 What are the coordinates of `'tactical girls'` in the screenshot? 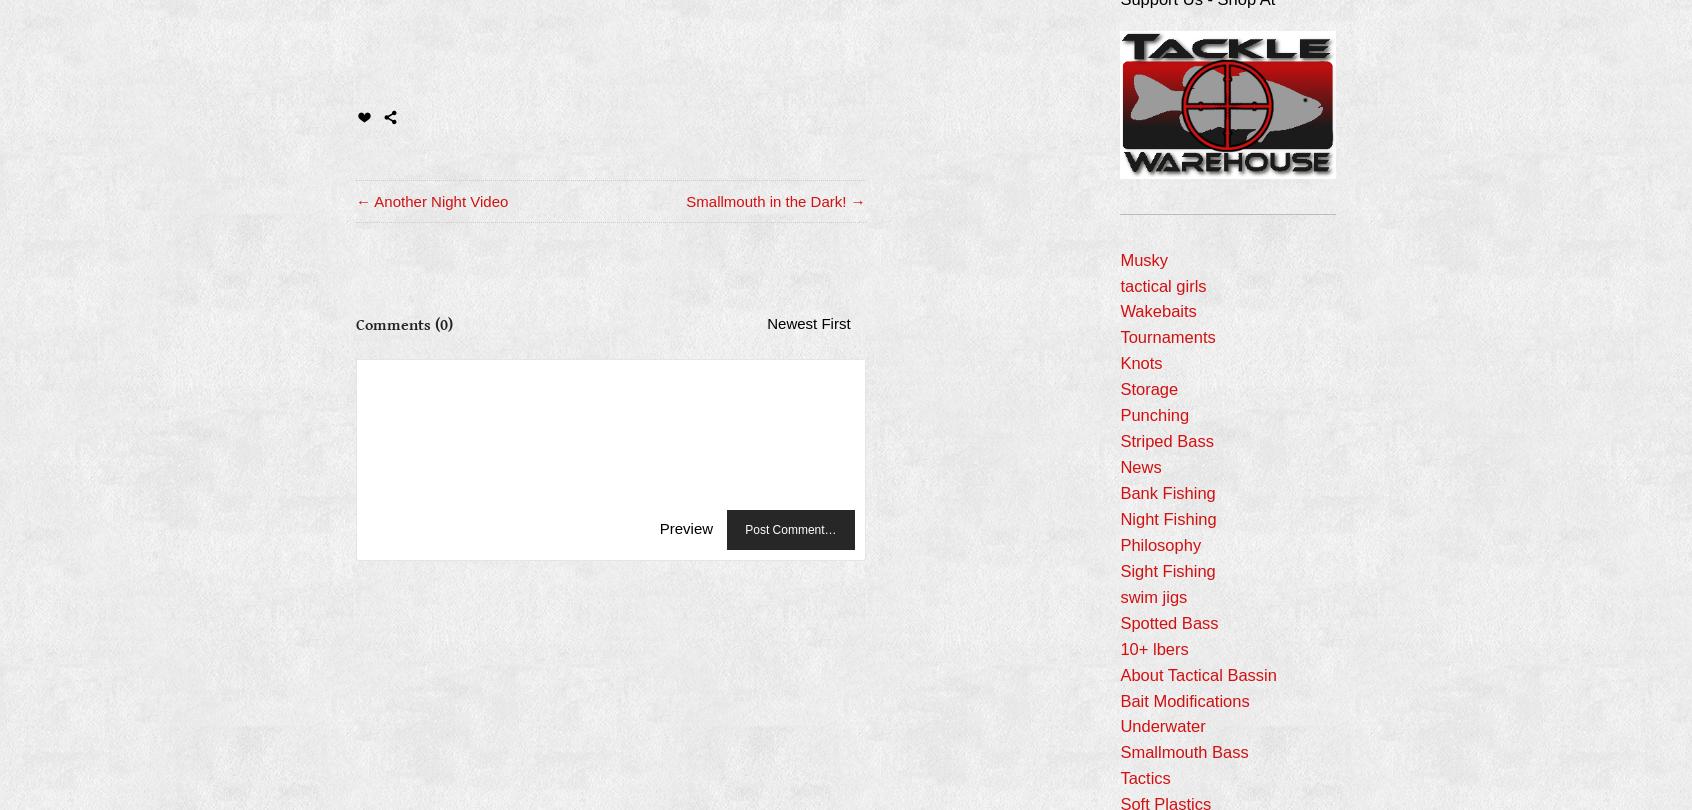 It's located at (1162, 284).